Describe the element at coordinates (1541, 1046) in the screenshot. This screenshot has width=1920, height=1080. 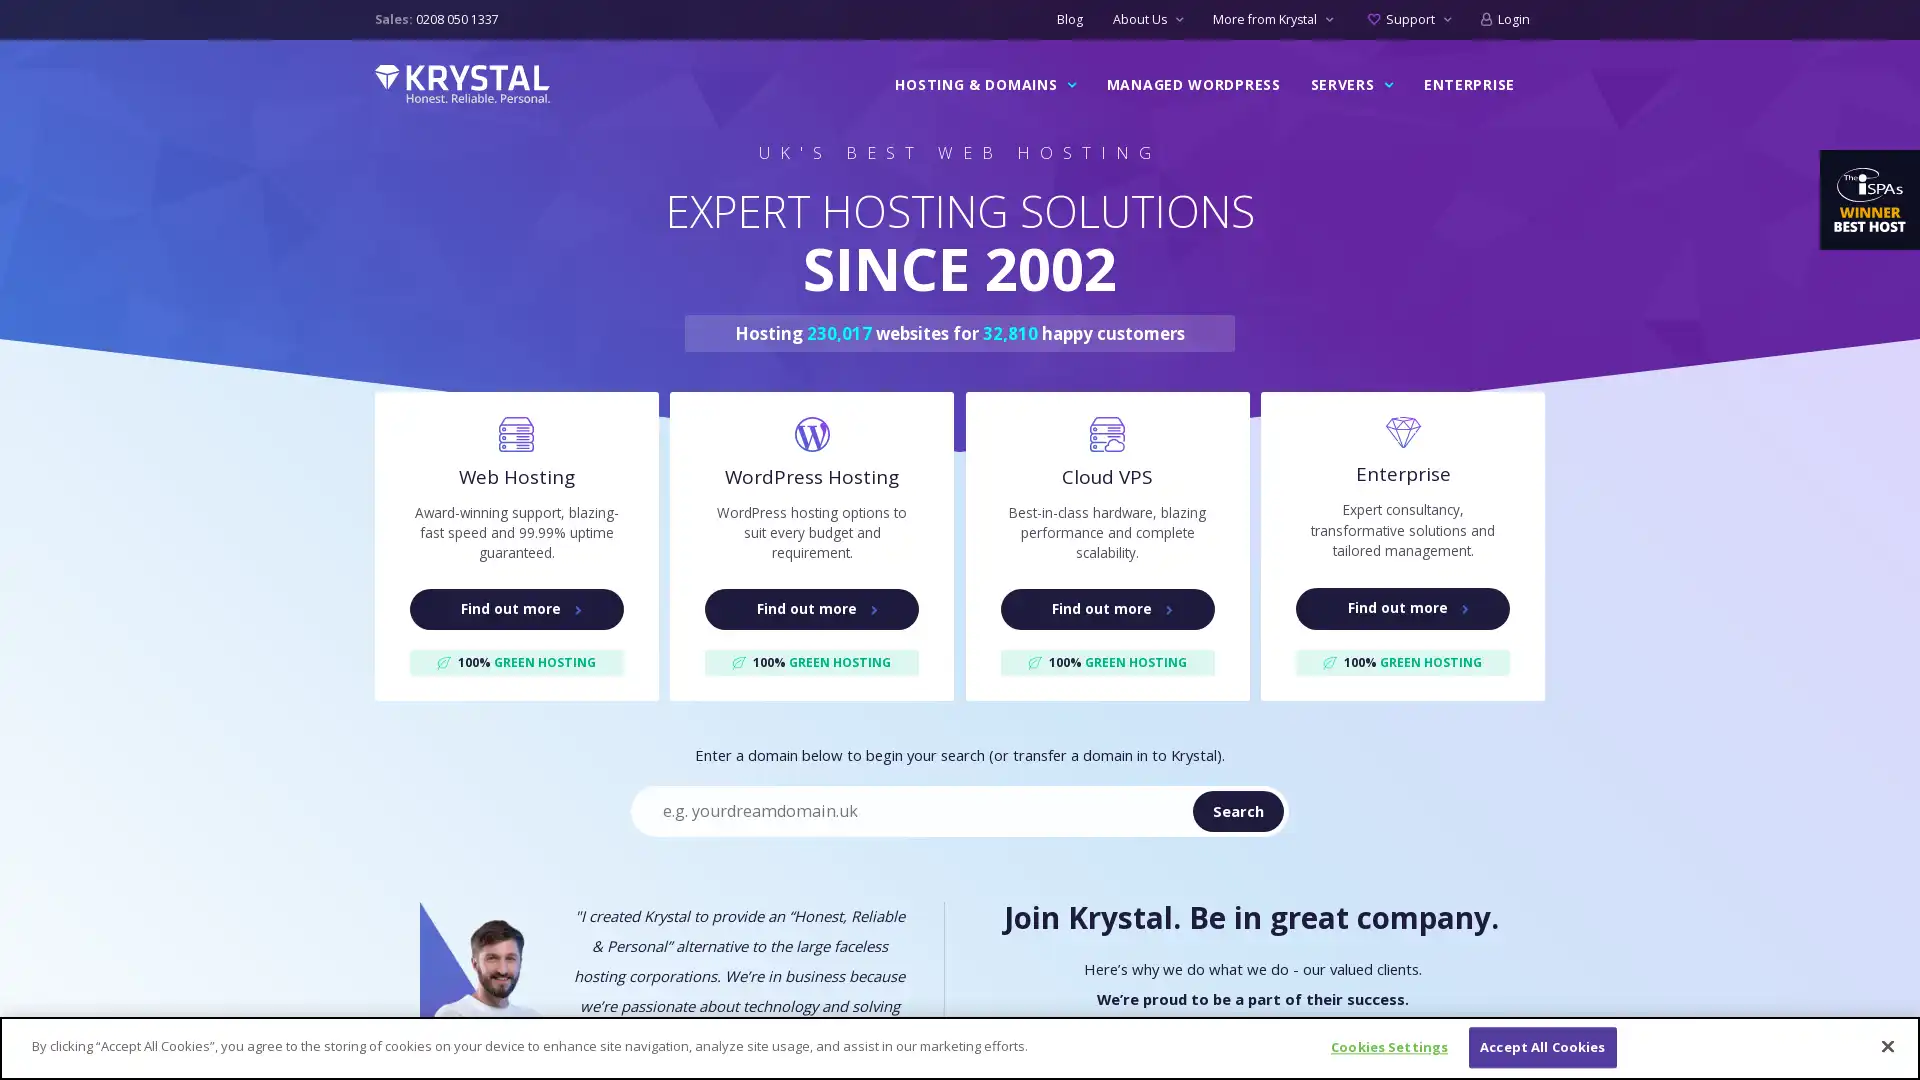
I see `Accept All Cookies` at that location.